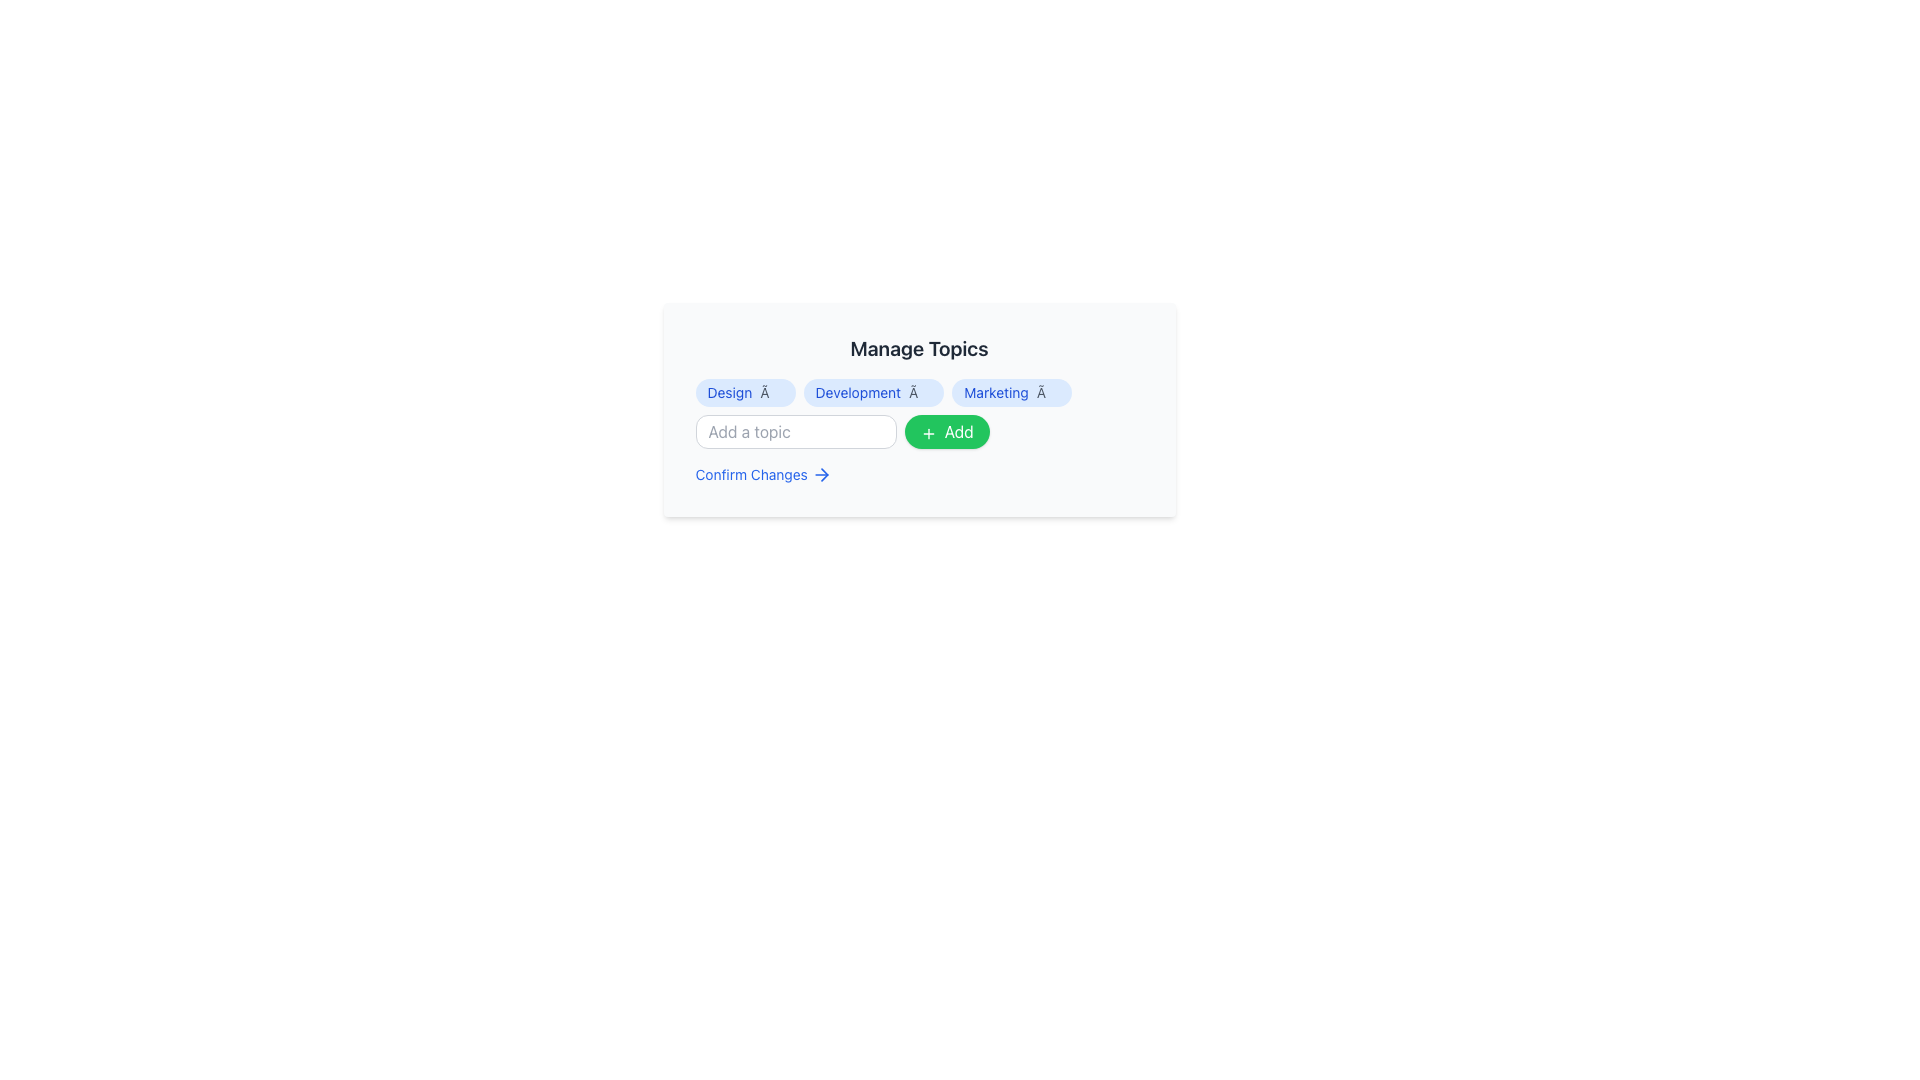 The height and width of the screenshot is (1080, 1920). What do you see at coordinates (728, 393) in the screenshot?
I see `the 'Design' text label within the badge in the 'Manage Topics' section` at bounding box center [728, 393].